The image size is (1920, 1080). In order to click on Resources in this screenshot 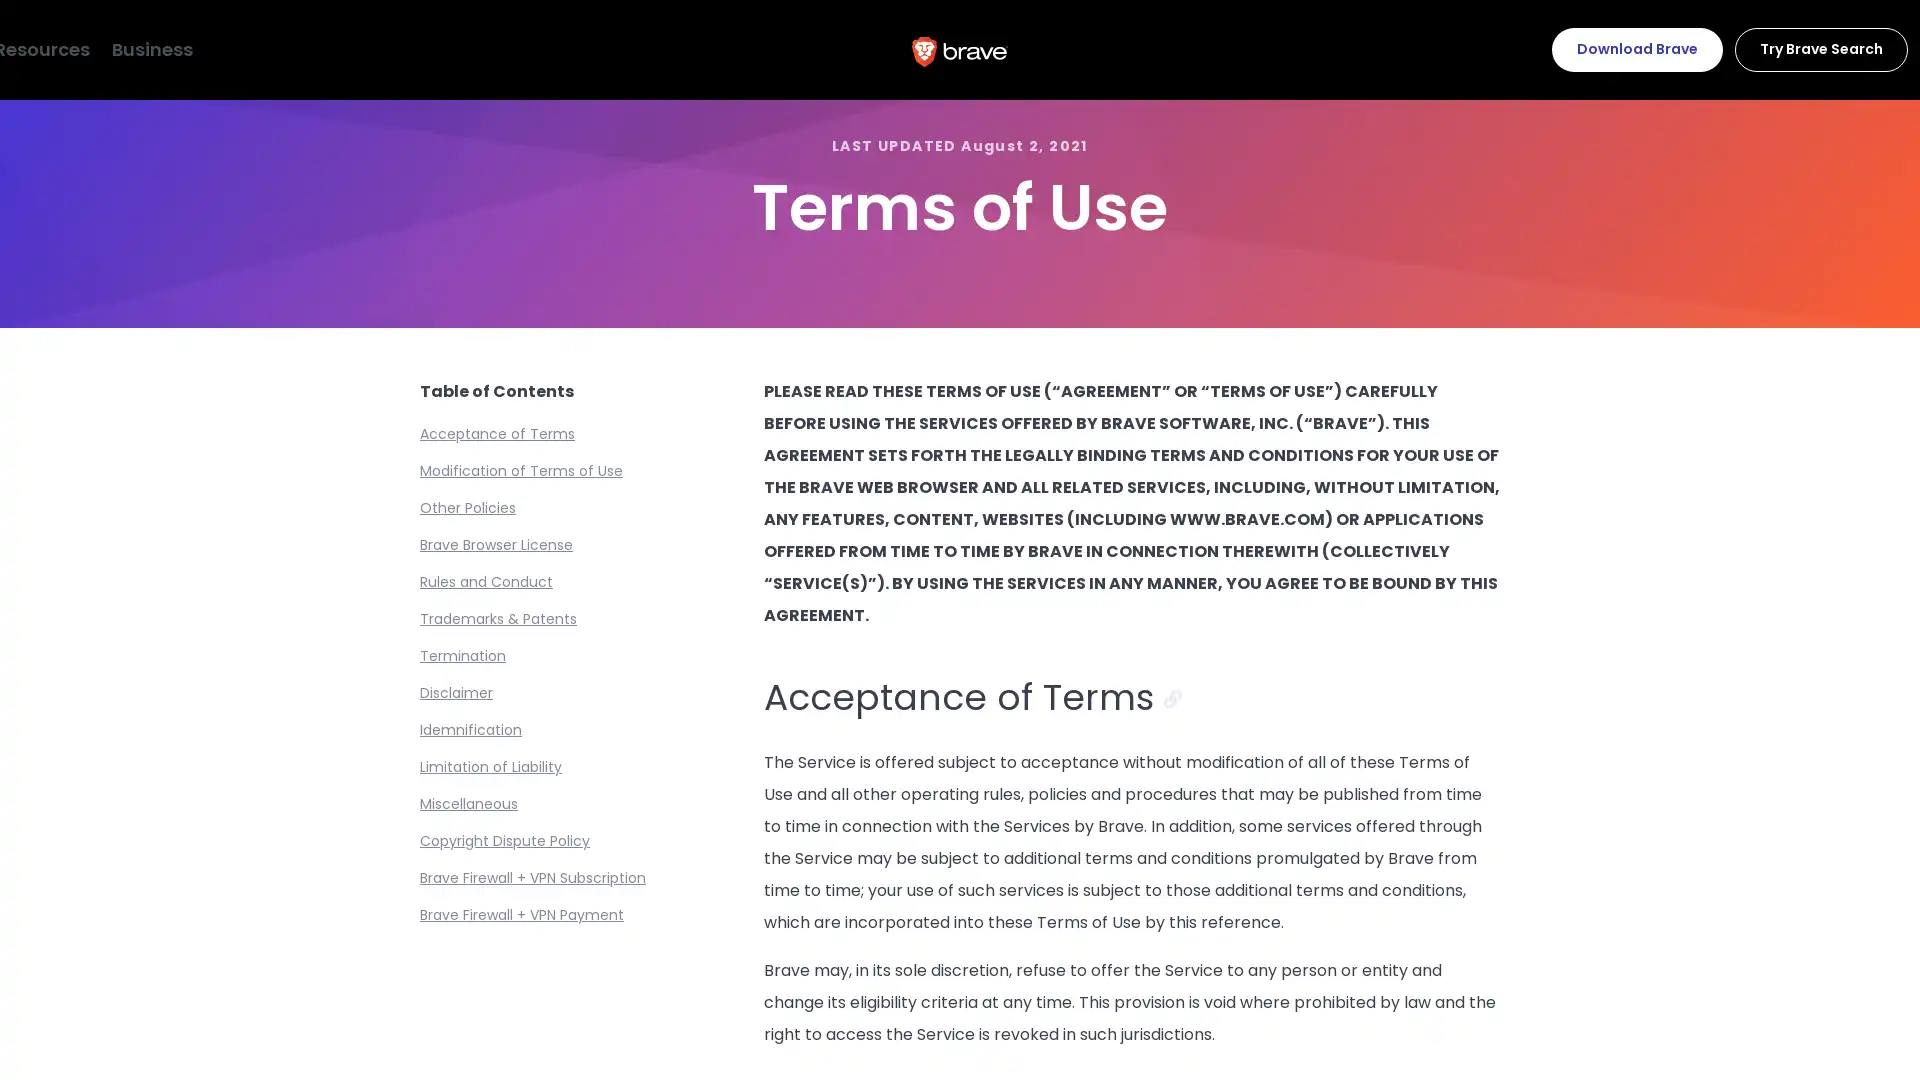, I will do `click(364, 48)`.